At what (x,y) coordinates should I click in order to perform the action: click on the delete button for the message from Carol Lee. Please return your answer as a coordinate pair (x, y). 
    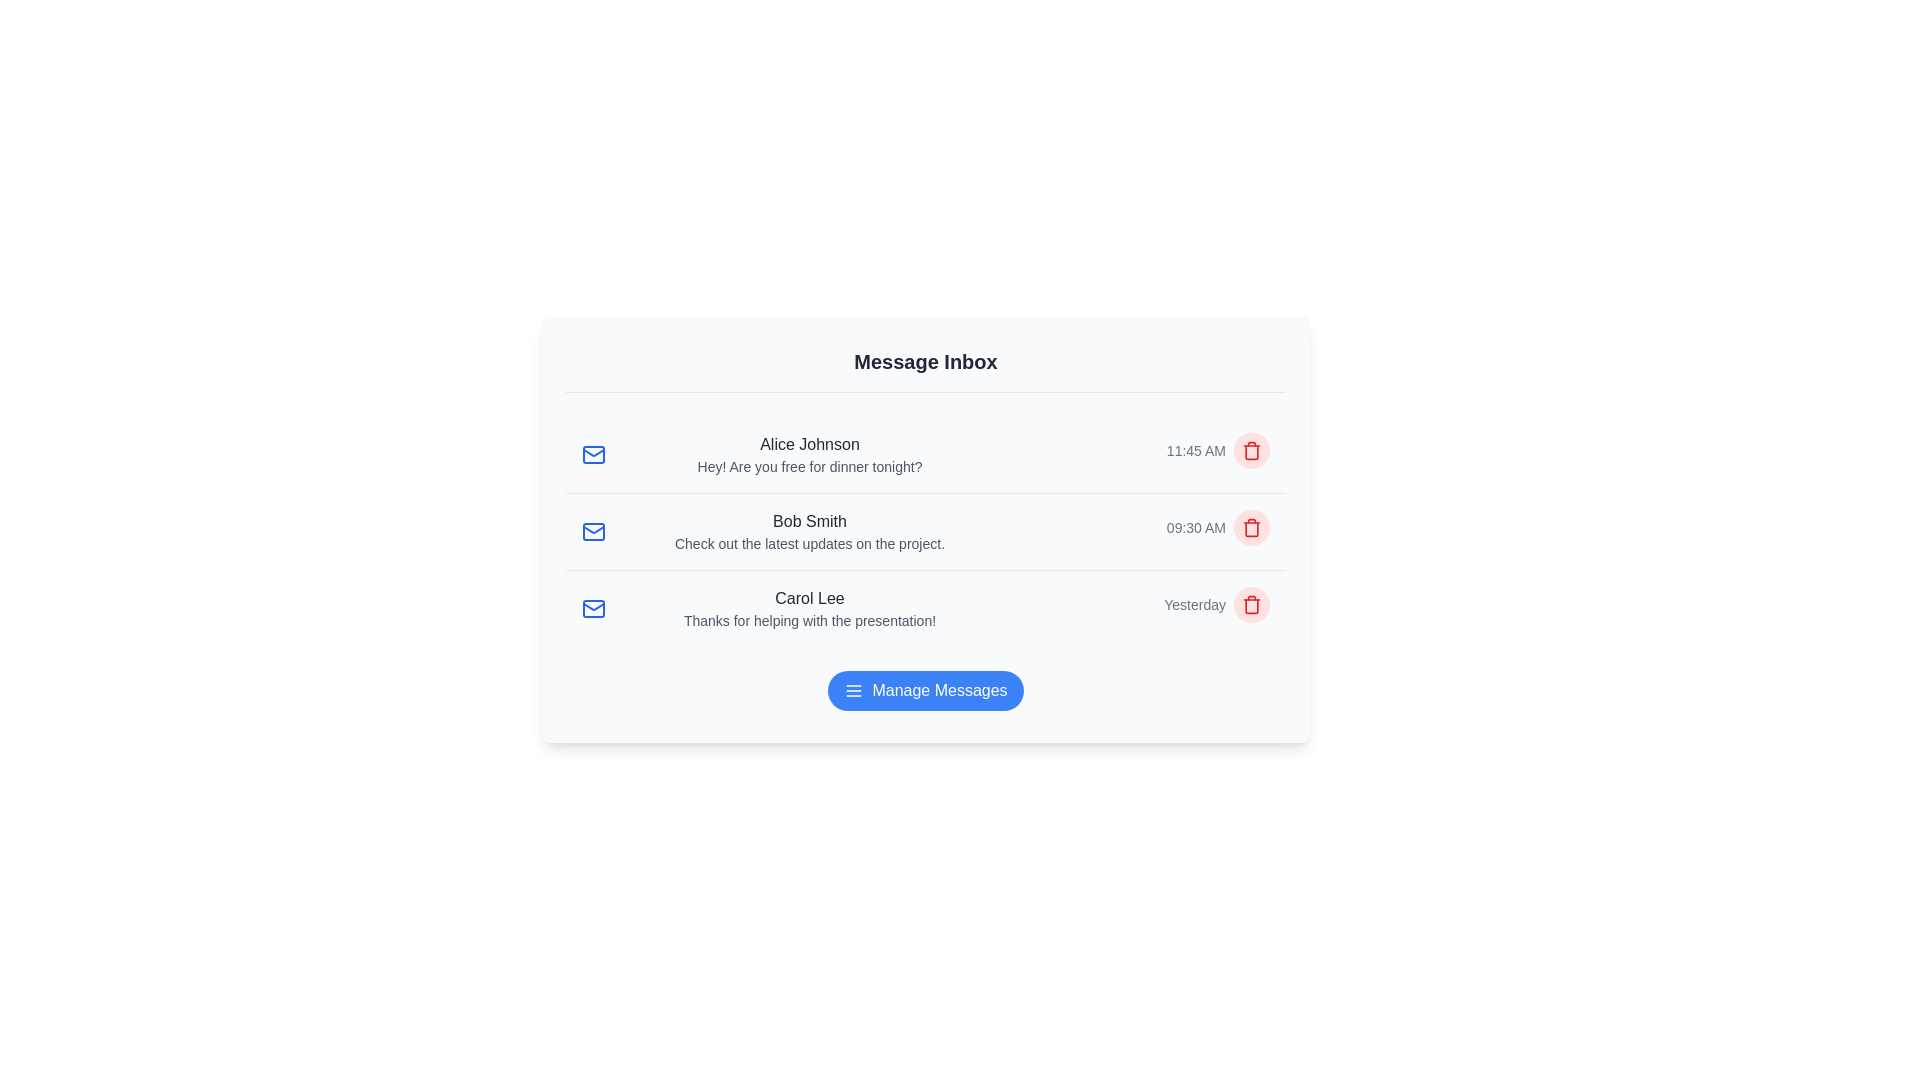
    Looking at the image, I should click on (1251, 604).